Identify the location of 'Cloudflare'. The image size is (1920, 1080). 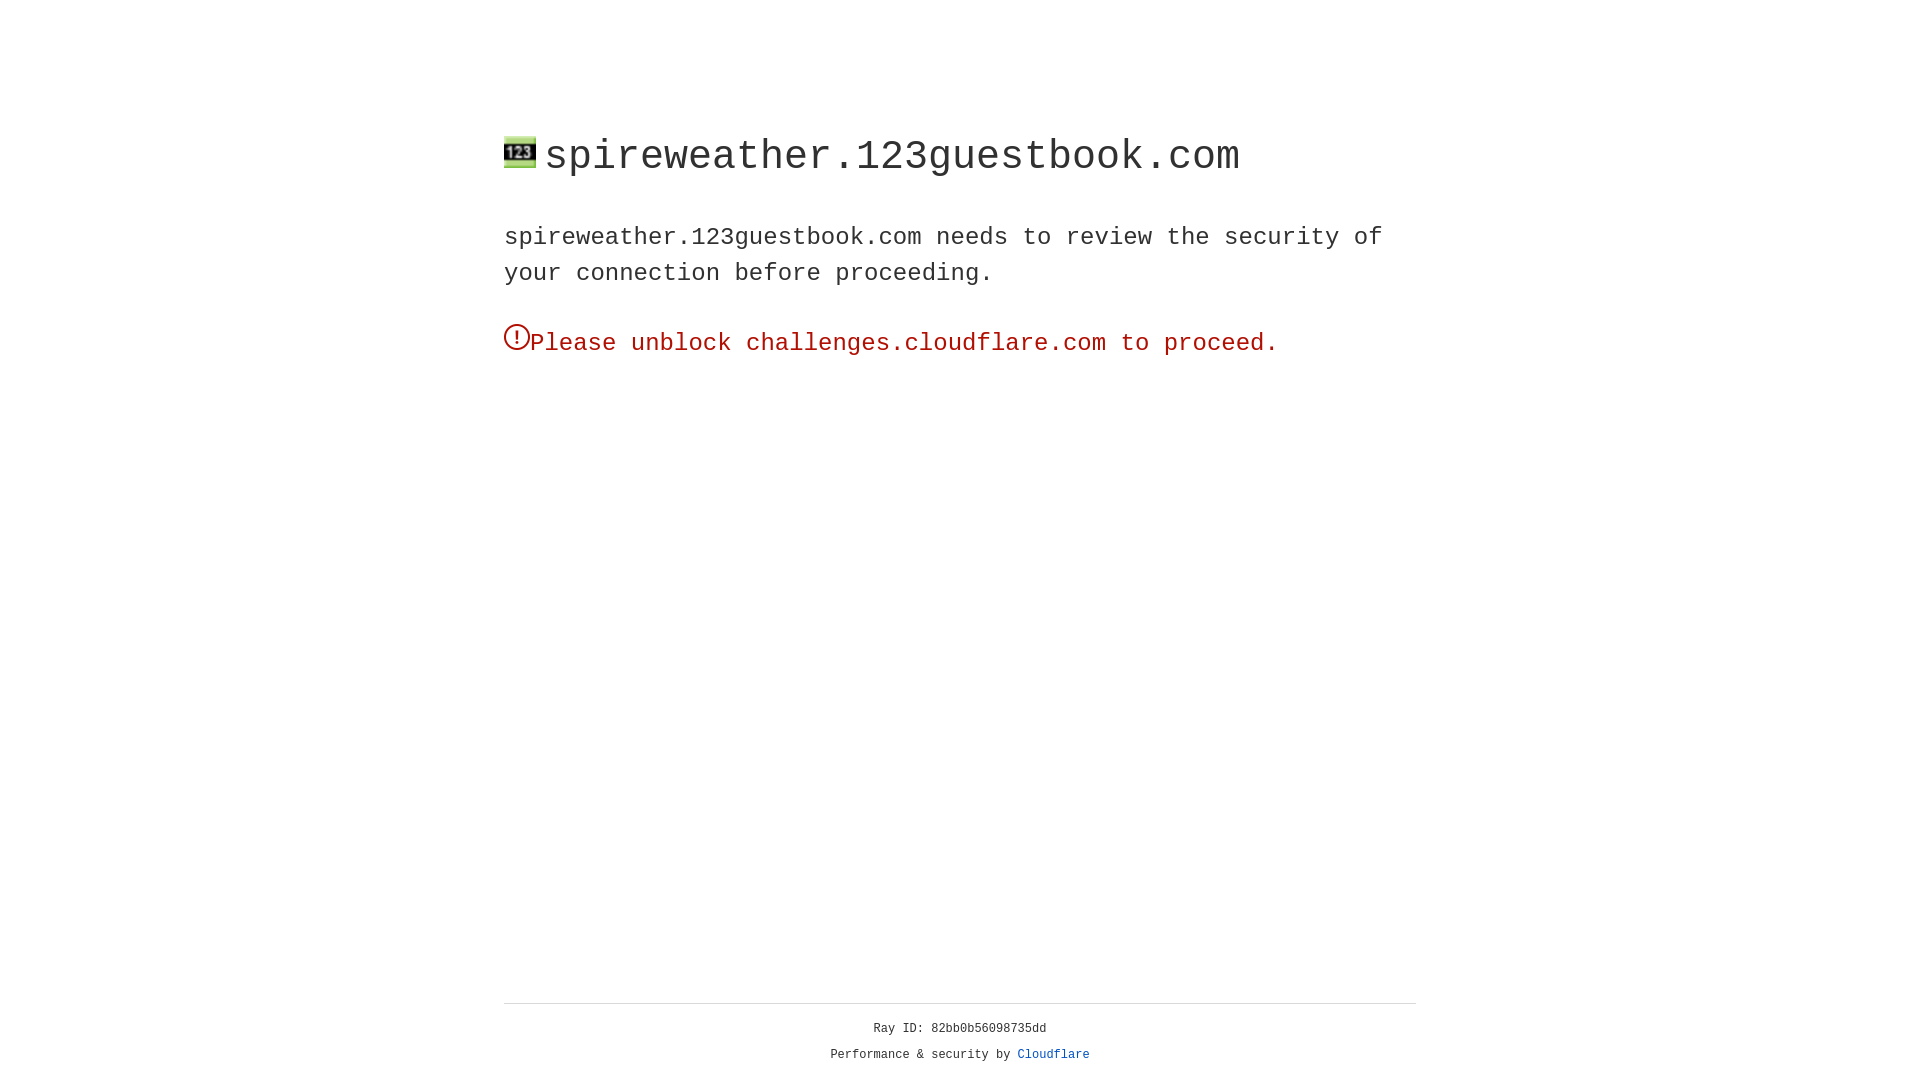
(1053, 1054).